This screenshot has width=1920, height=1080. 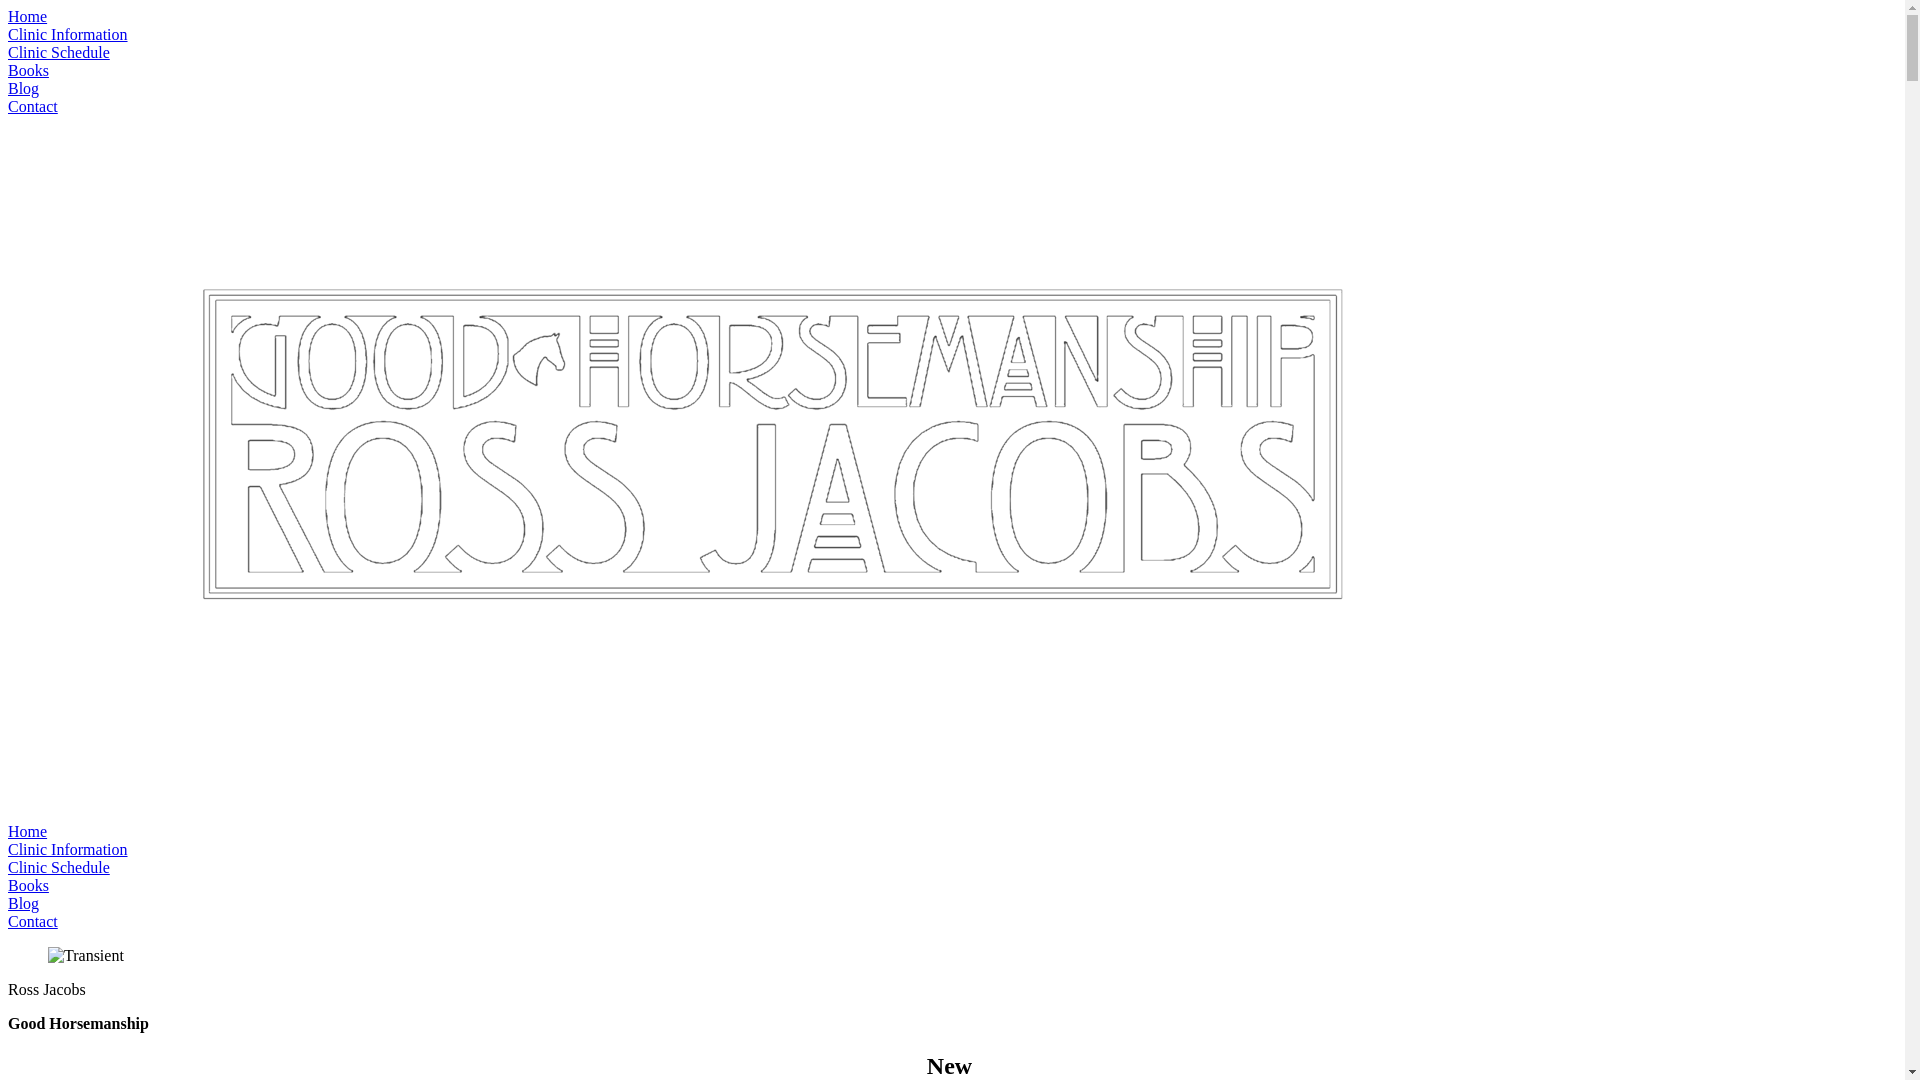 I want to click on 'Clinic Schedule', so click(x=8, y=866).